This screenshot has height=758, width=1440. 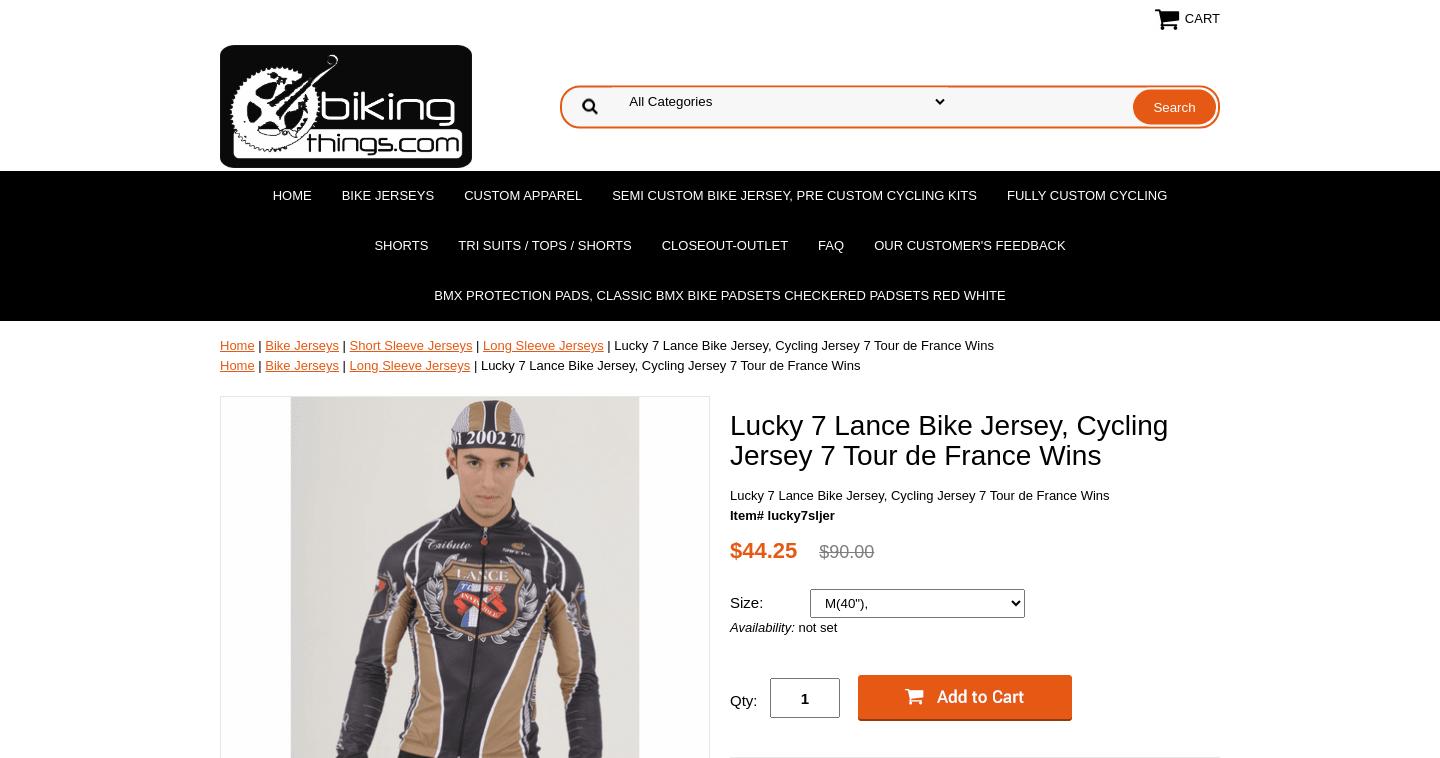 I want to click on 'FAQ', so click(x=831, y=245).